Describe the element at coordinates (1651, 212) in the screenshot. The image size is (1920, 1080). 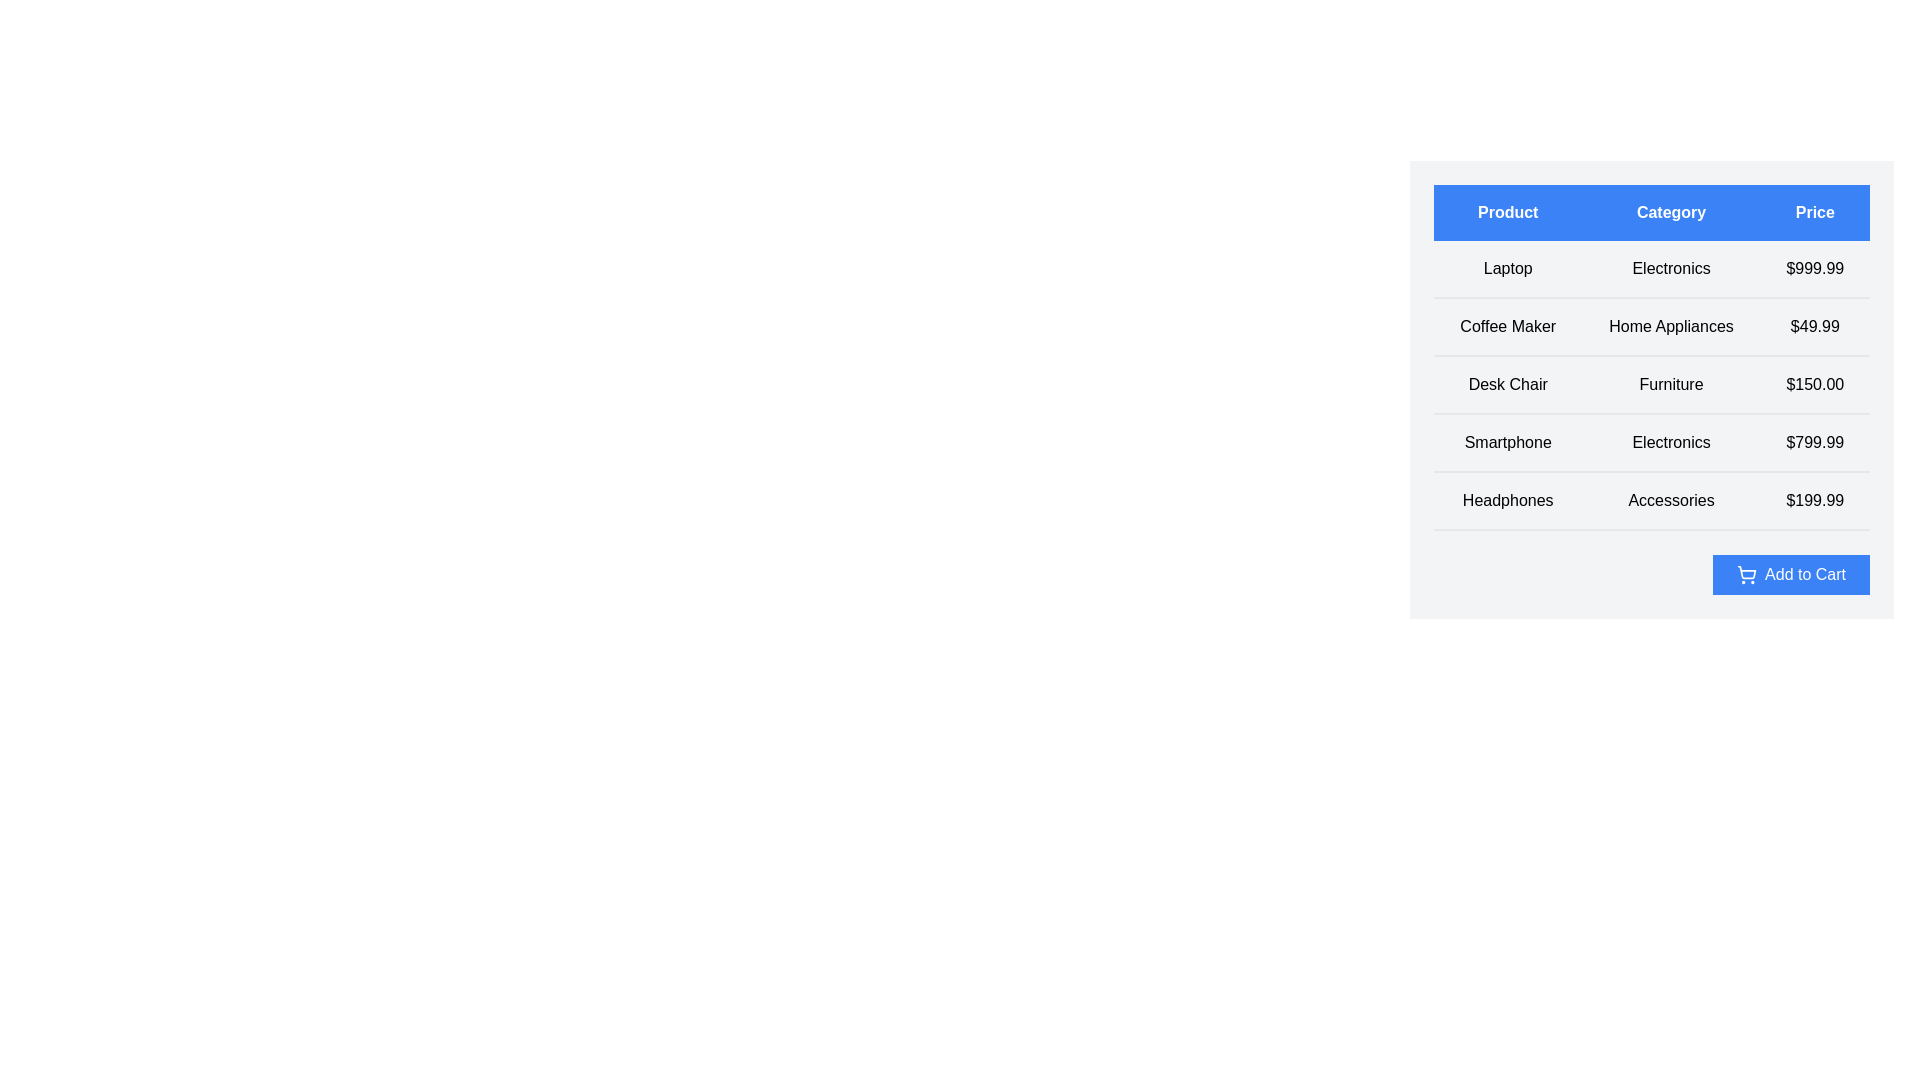
I see `the 'Category' label in the Table Header Row, which is centered and has a blue background with white text` at that location.